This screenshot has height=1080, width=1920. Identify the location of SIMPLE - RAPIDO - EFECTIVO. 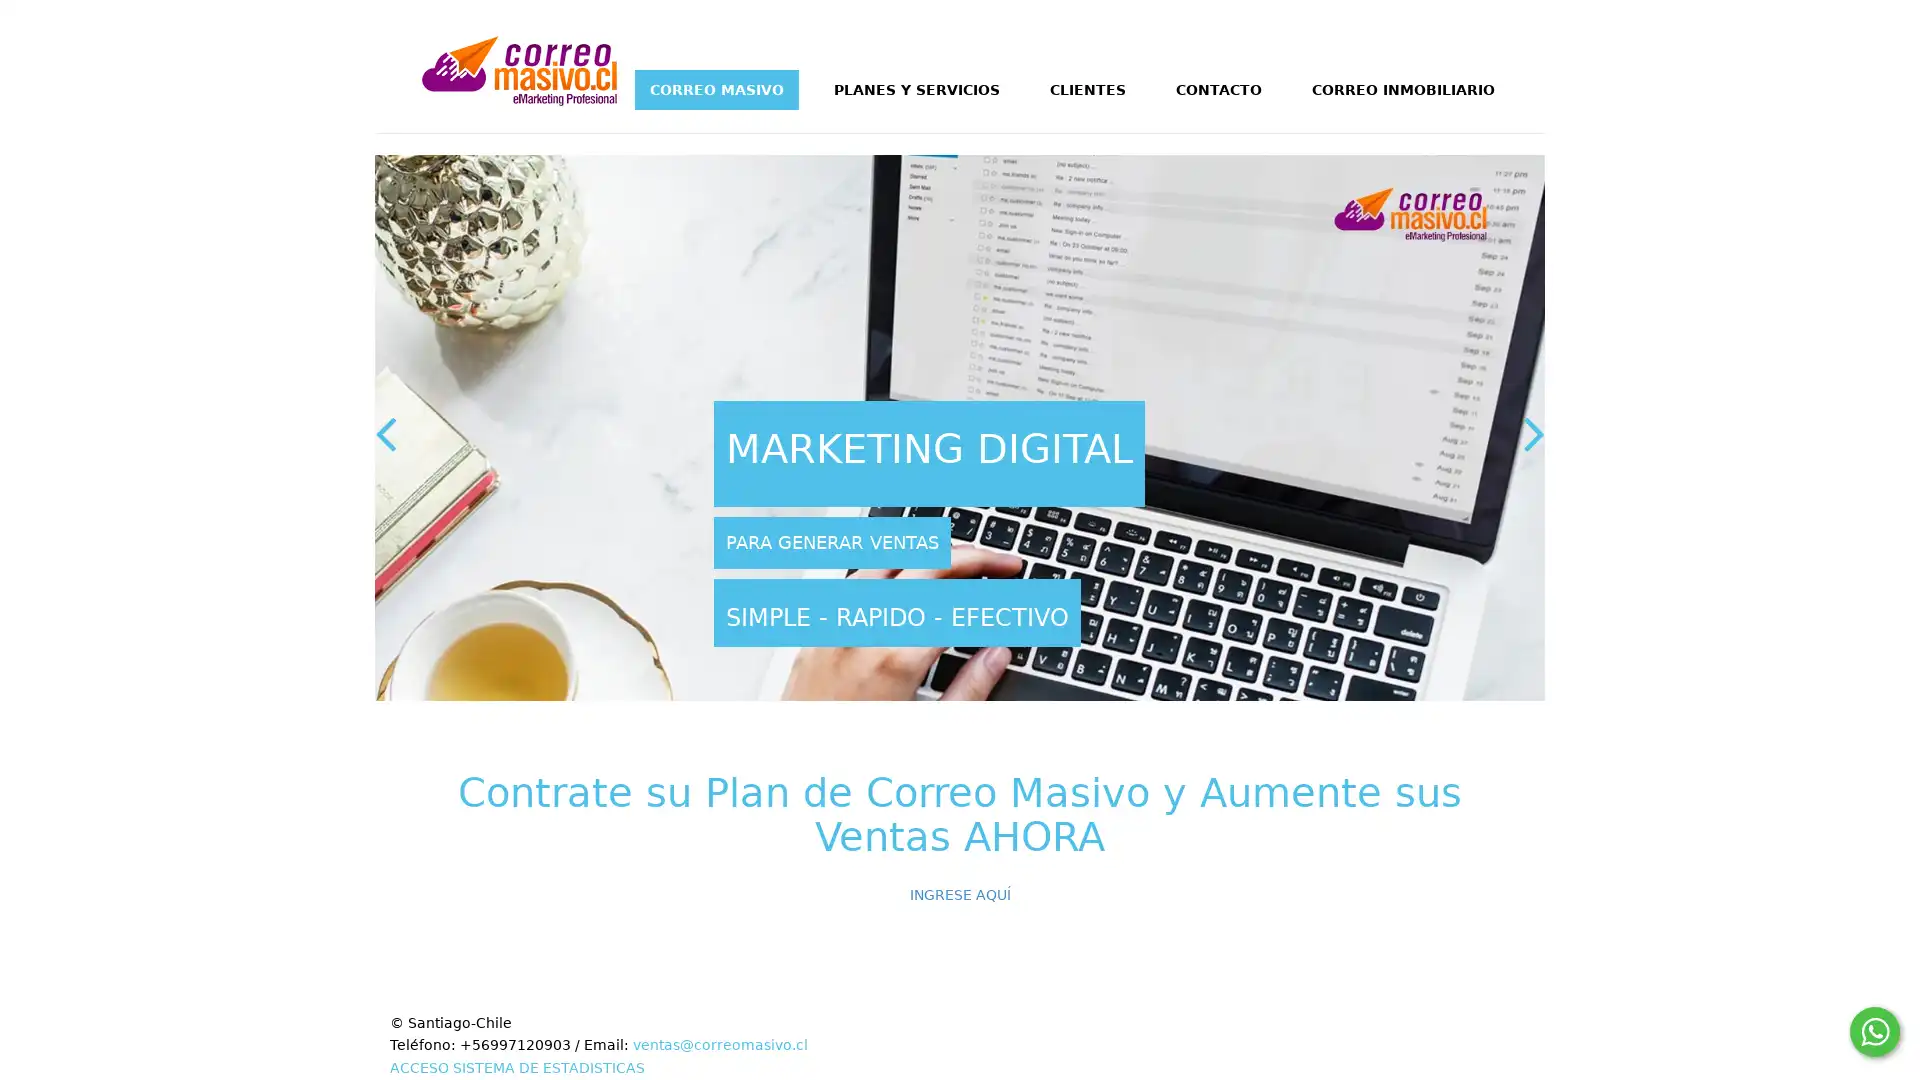
(896, 611).